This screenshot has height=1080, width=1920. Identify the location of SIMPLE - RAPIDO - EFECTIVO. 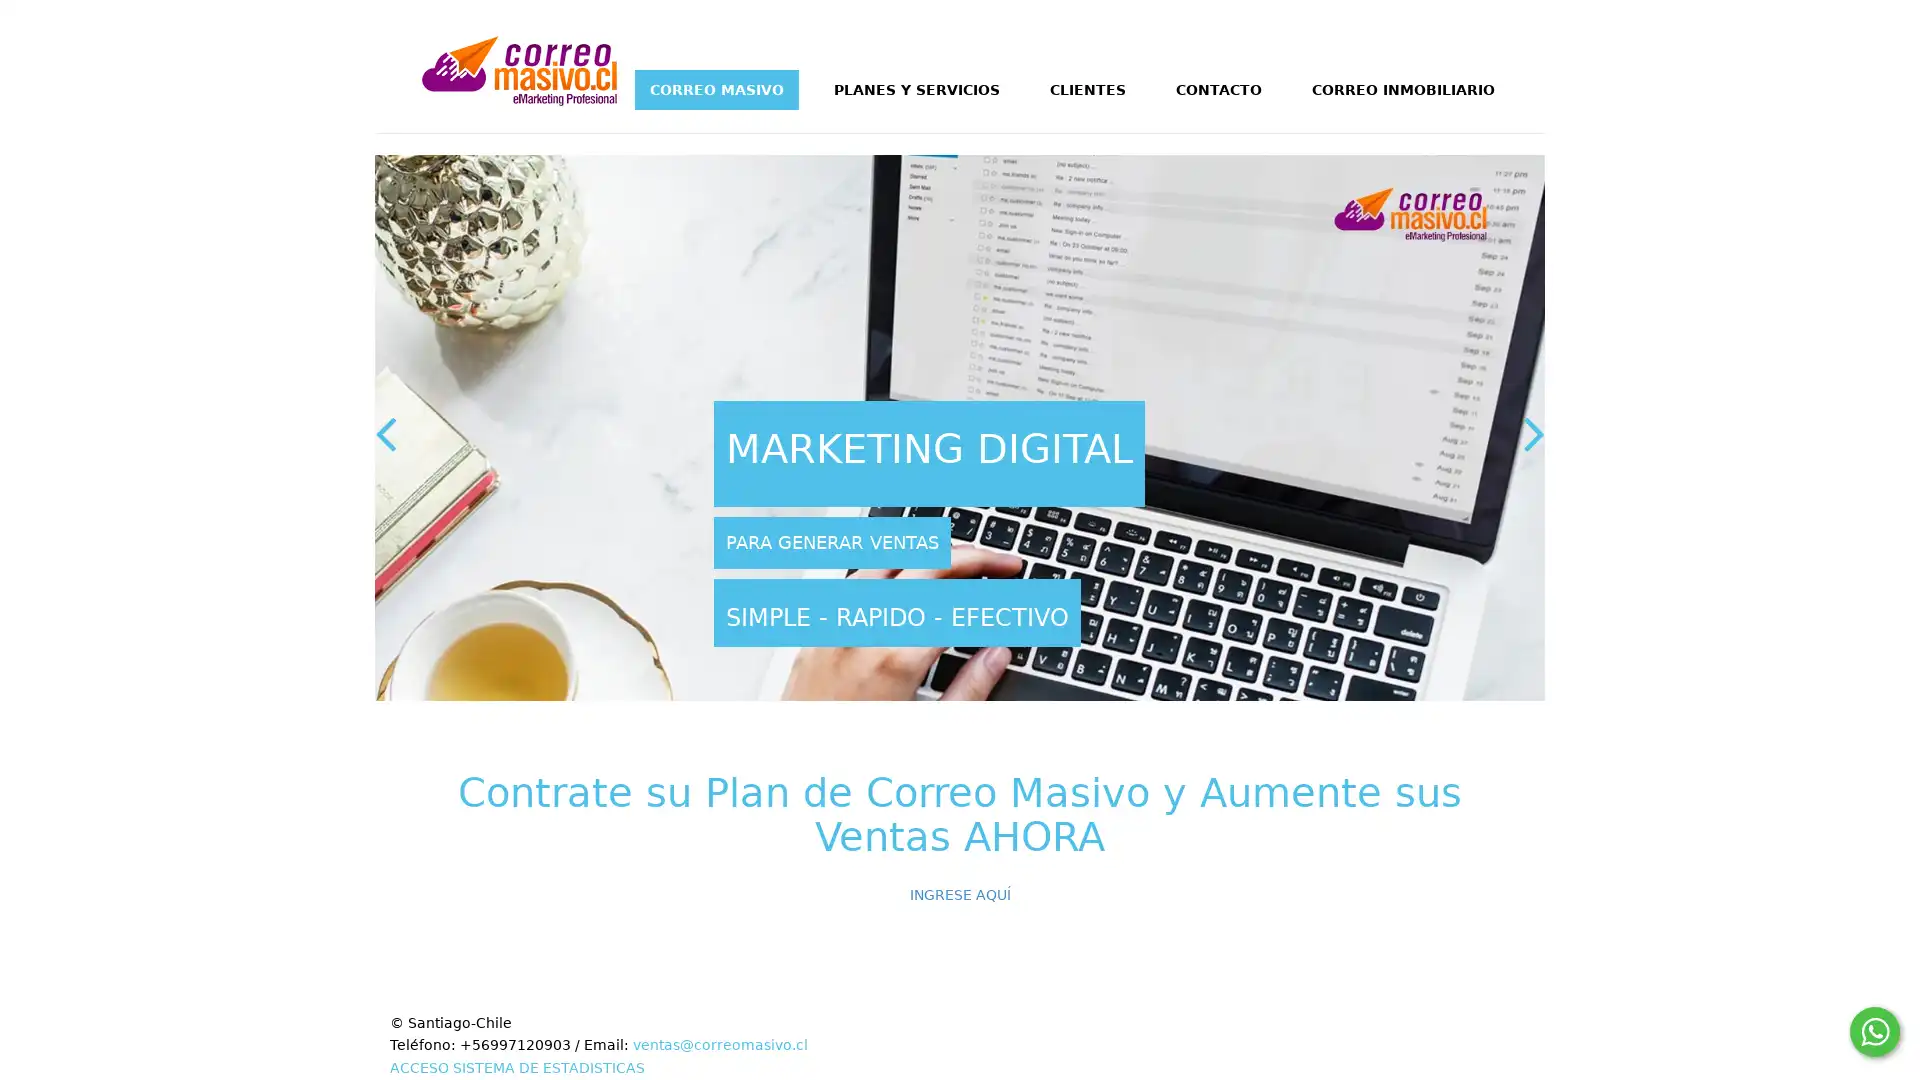
(896, 611).